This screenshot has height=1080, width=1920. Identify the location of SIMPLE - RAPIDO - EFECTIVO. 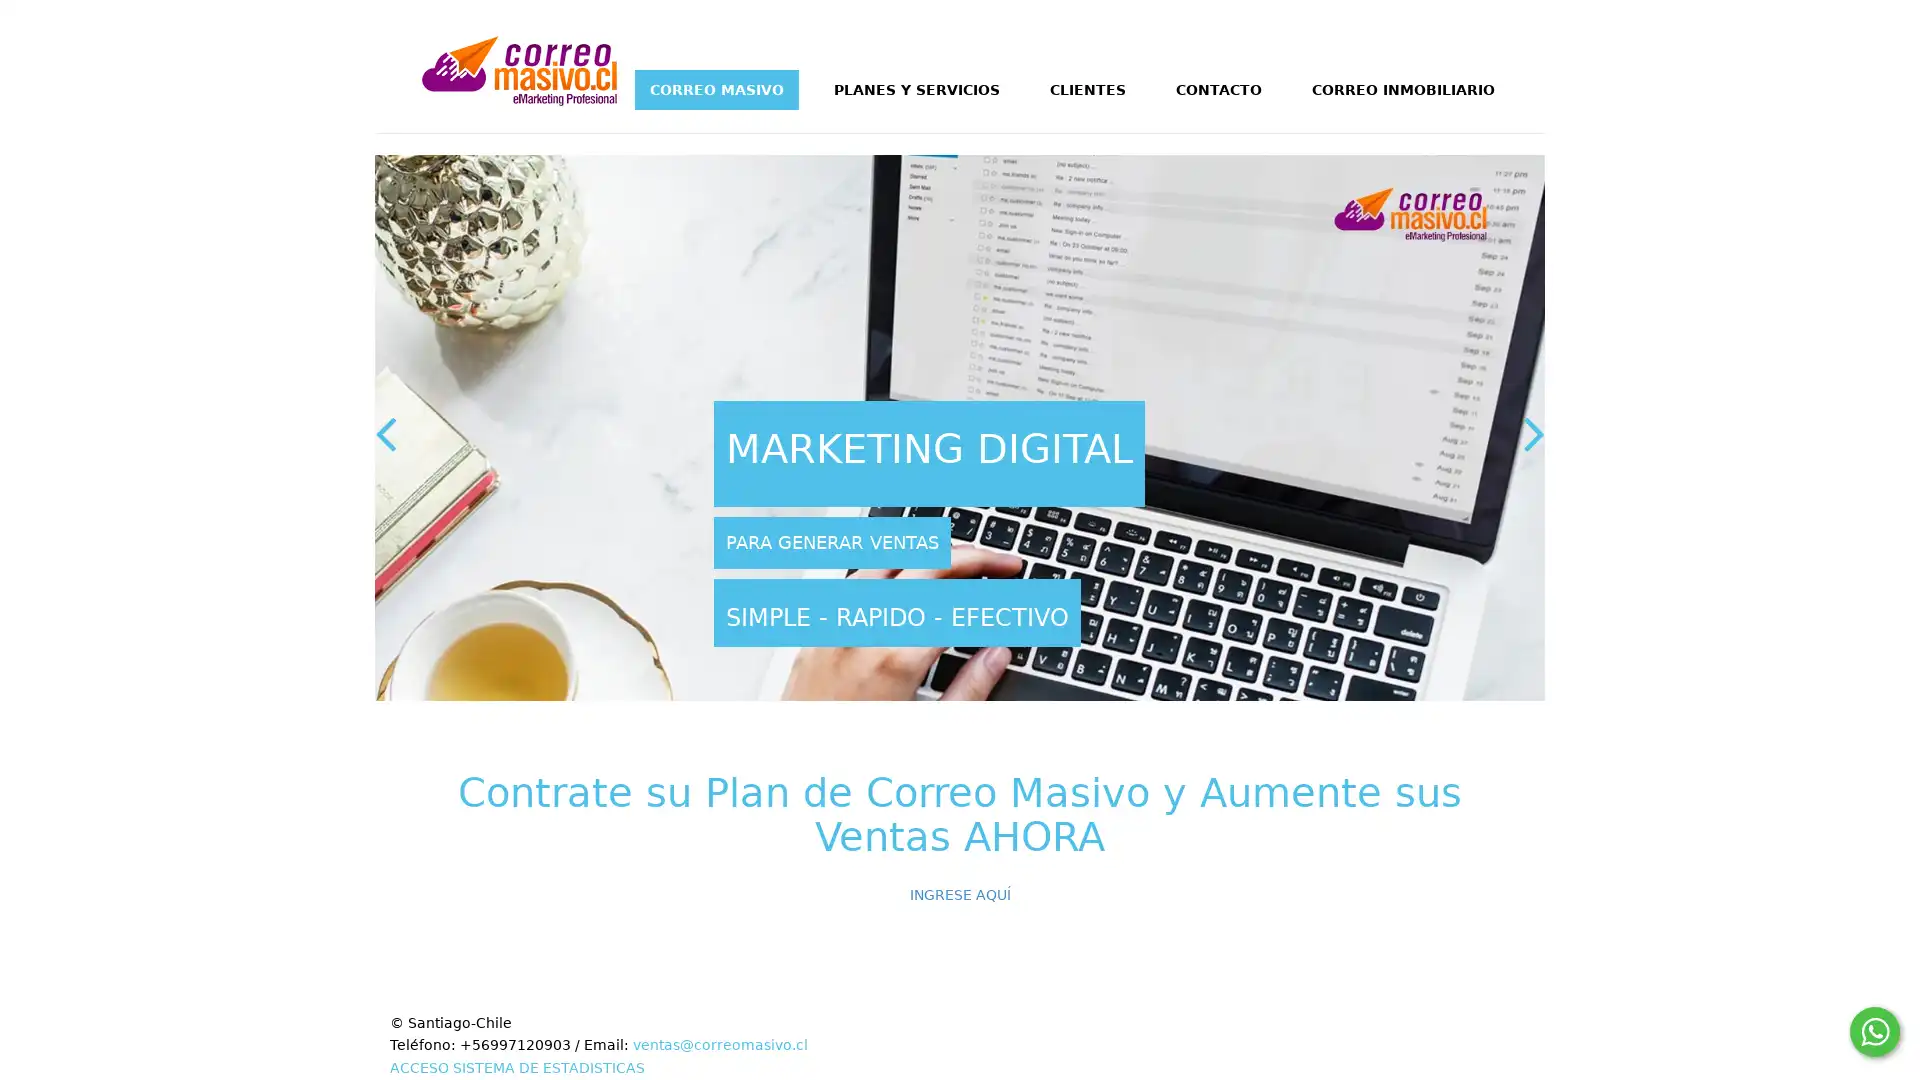
(896, 611).